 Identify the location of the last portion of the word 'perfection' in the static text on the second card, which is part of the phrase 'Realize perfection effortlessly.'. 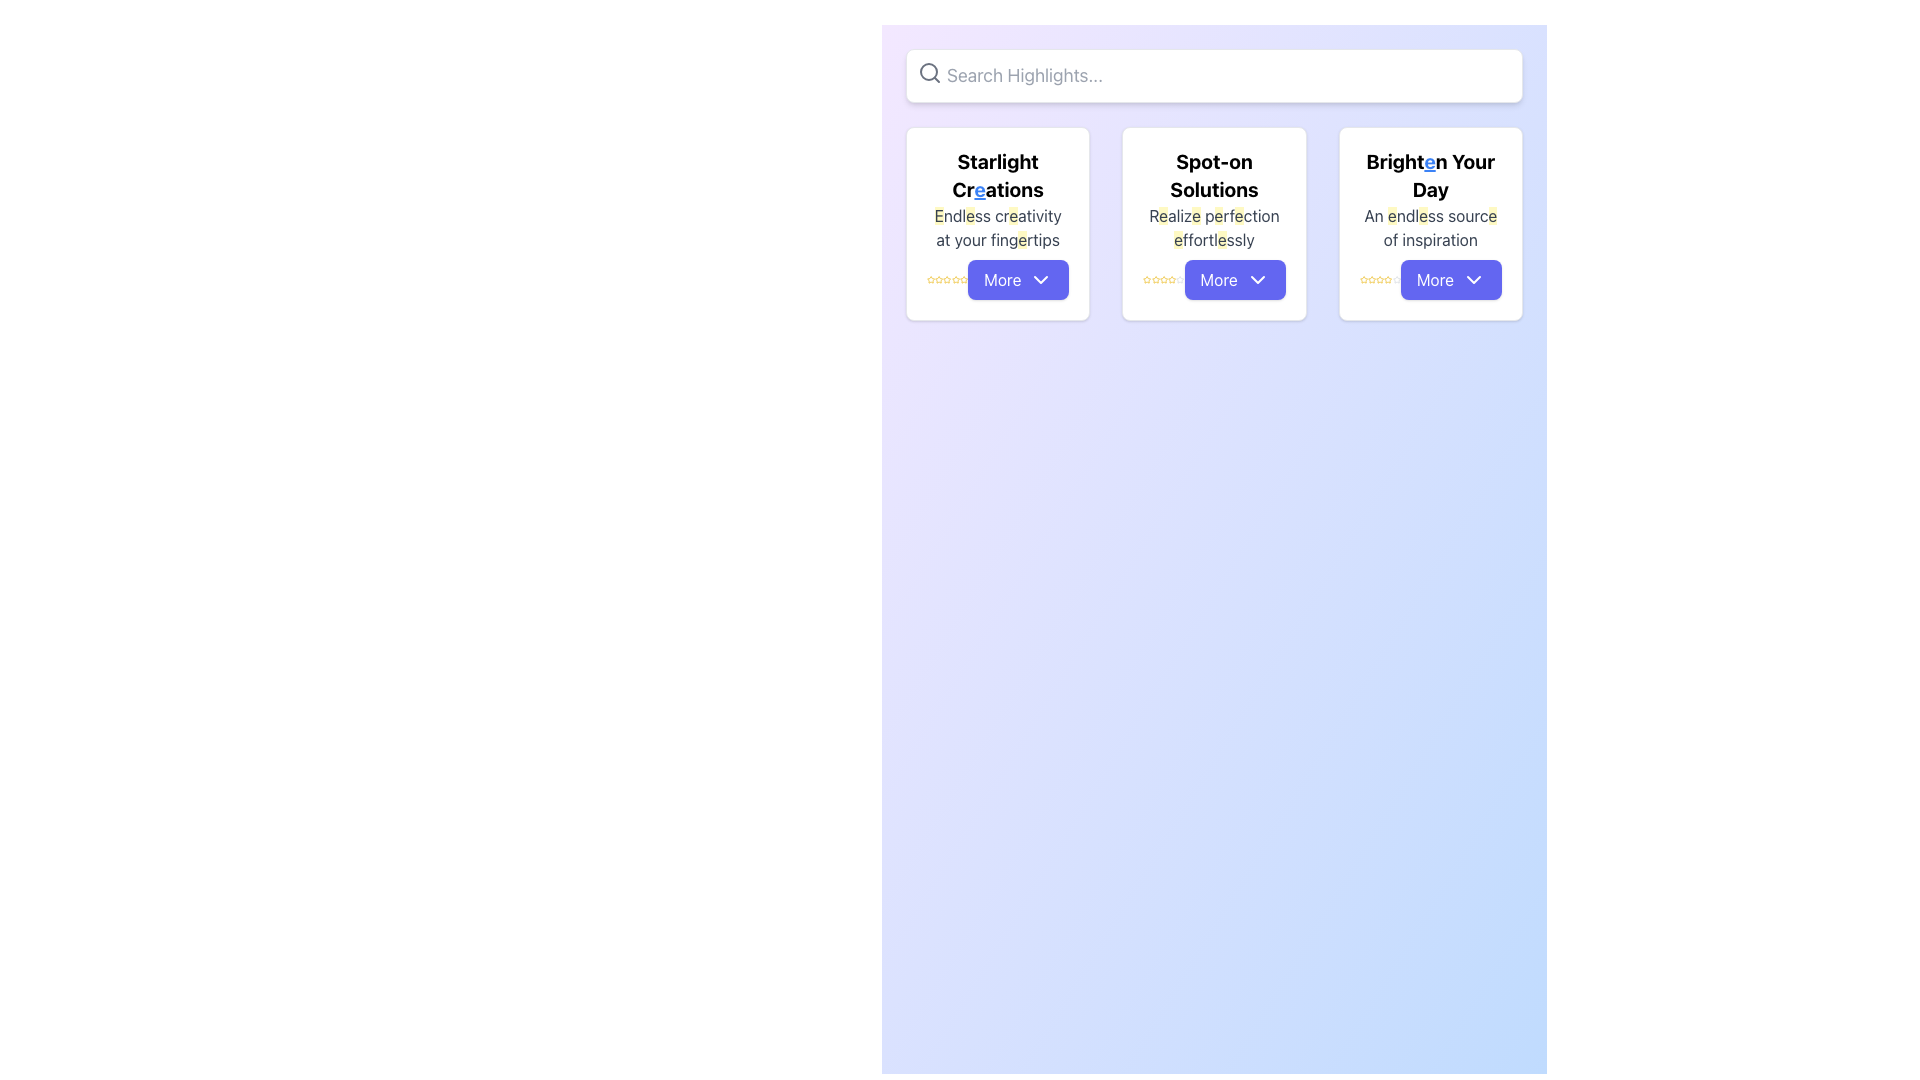
(1260, 216).